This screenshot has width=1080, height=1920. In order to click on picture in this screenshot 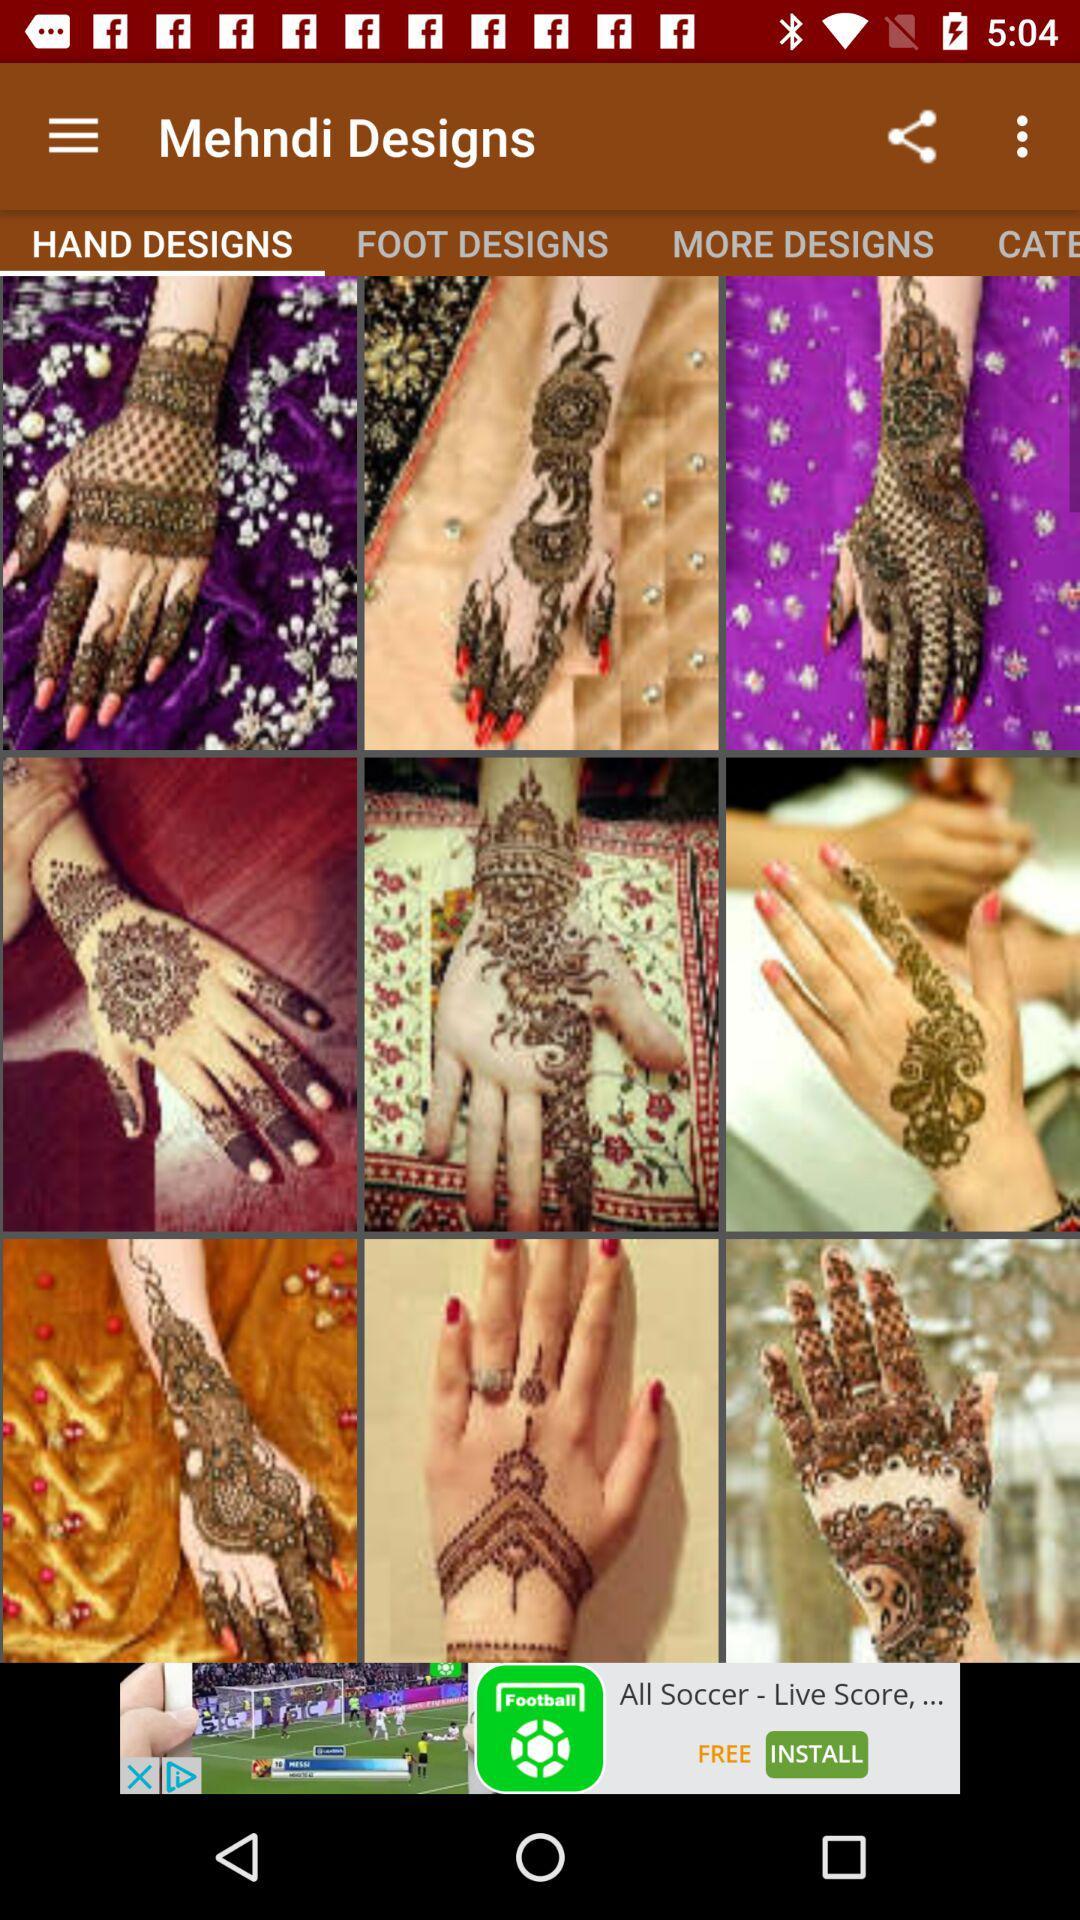, I will do `click(180, 513)`.